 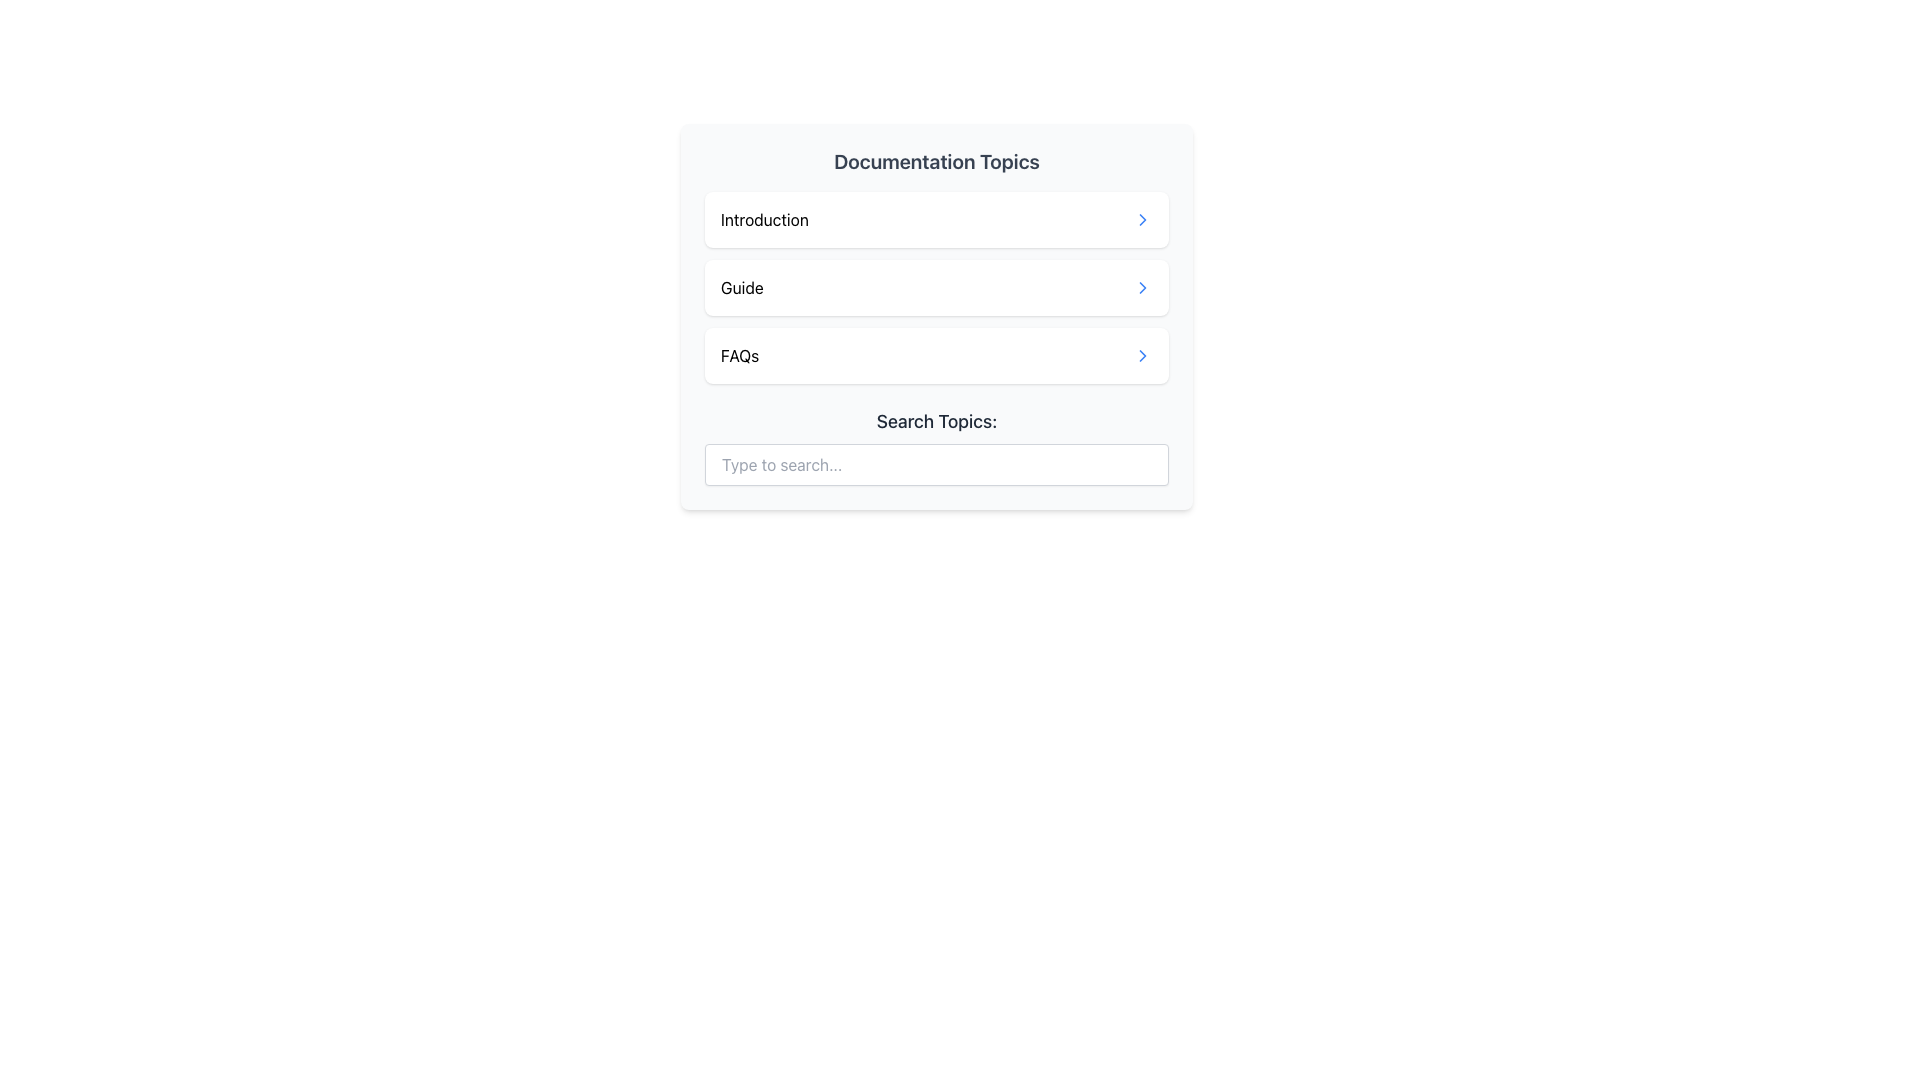 What do you see at coordinates (1142, 354) in the screenshot?
I see `the vector graphic icon representing the navigation indicator associated with the 'FAQs' line` at bounding box center [1142, 354].